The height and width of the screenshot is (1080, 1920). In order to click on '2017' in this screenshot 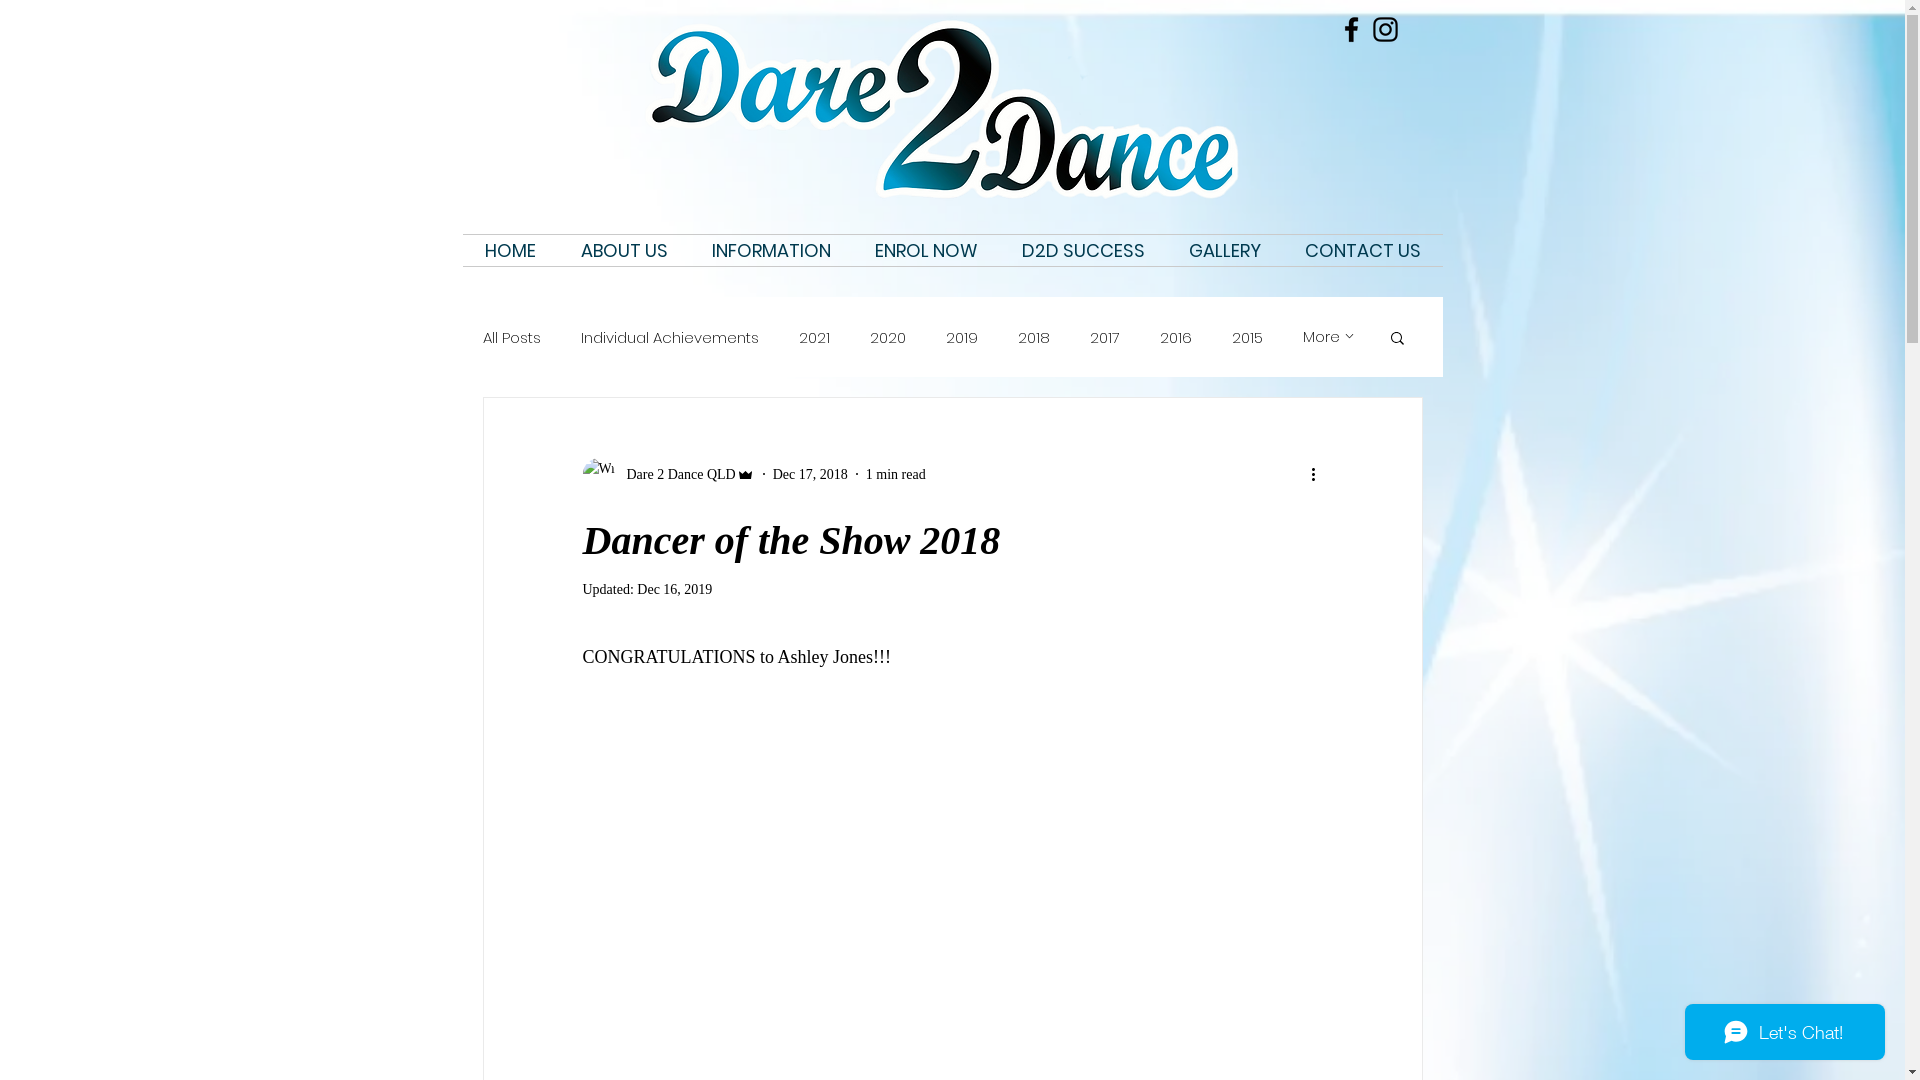, I will do `click(1103, 336)`.